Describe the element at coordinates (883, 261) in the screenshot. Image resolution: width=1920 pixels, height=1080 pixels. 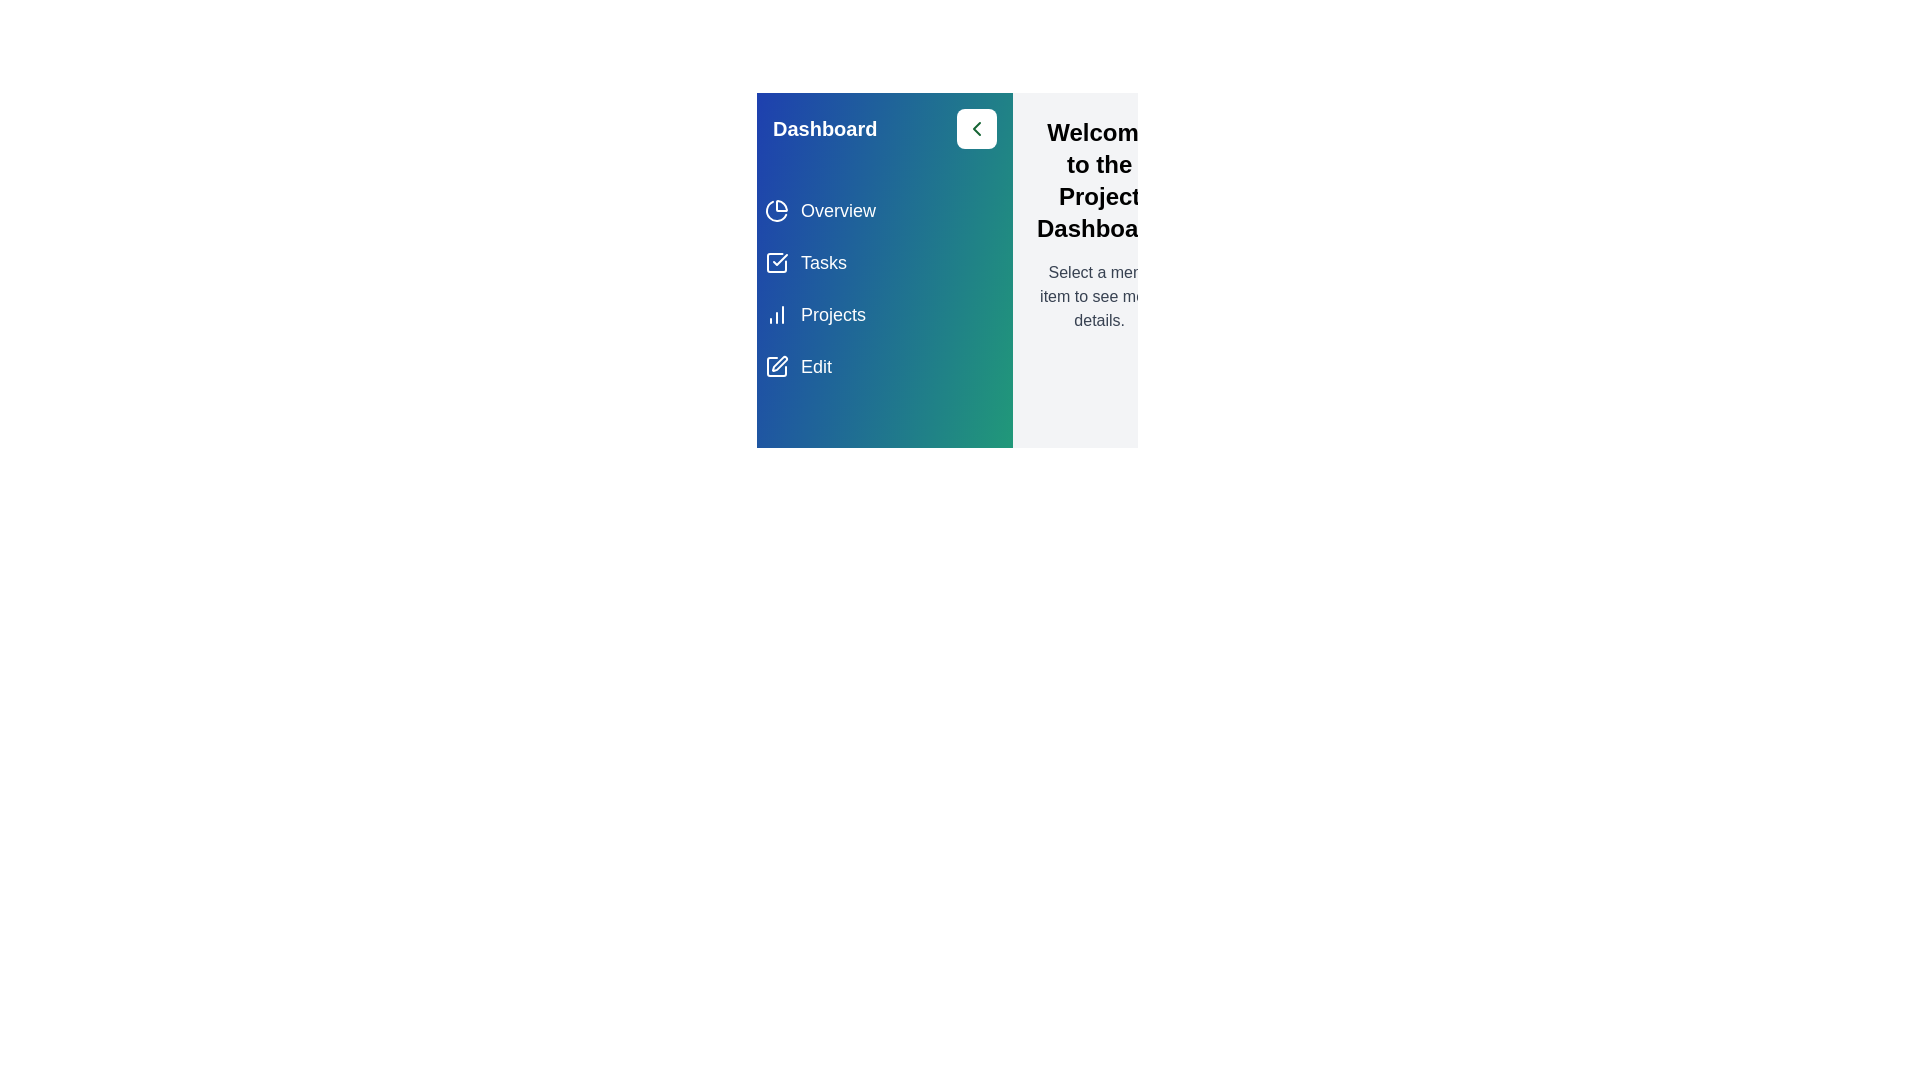
I see `the menu item Tasks to observe the hover effect` at that location.